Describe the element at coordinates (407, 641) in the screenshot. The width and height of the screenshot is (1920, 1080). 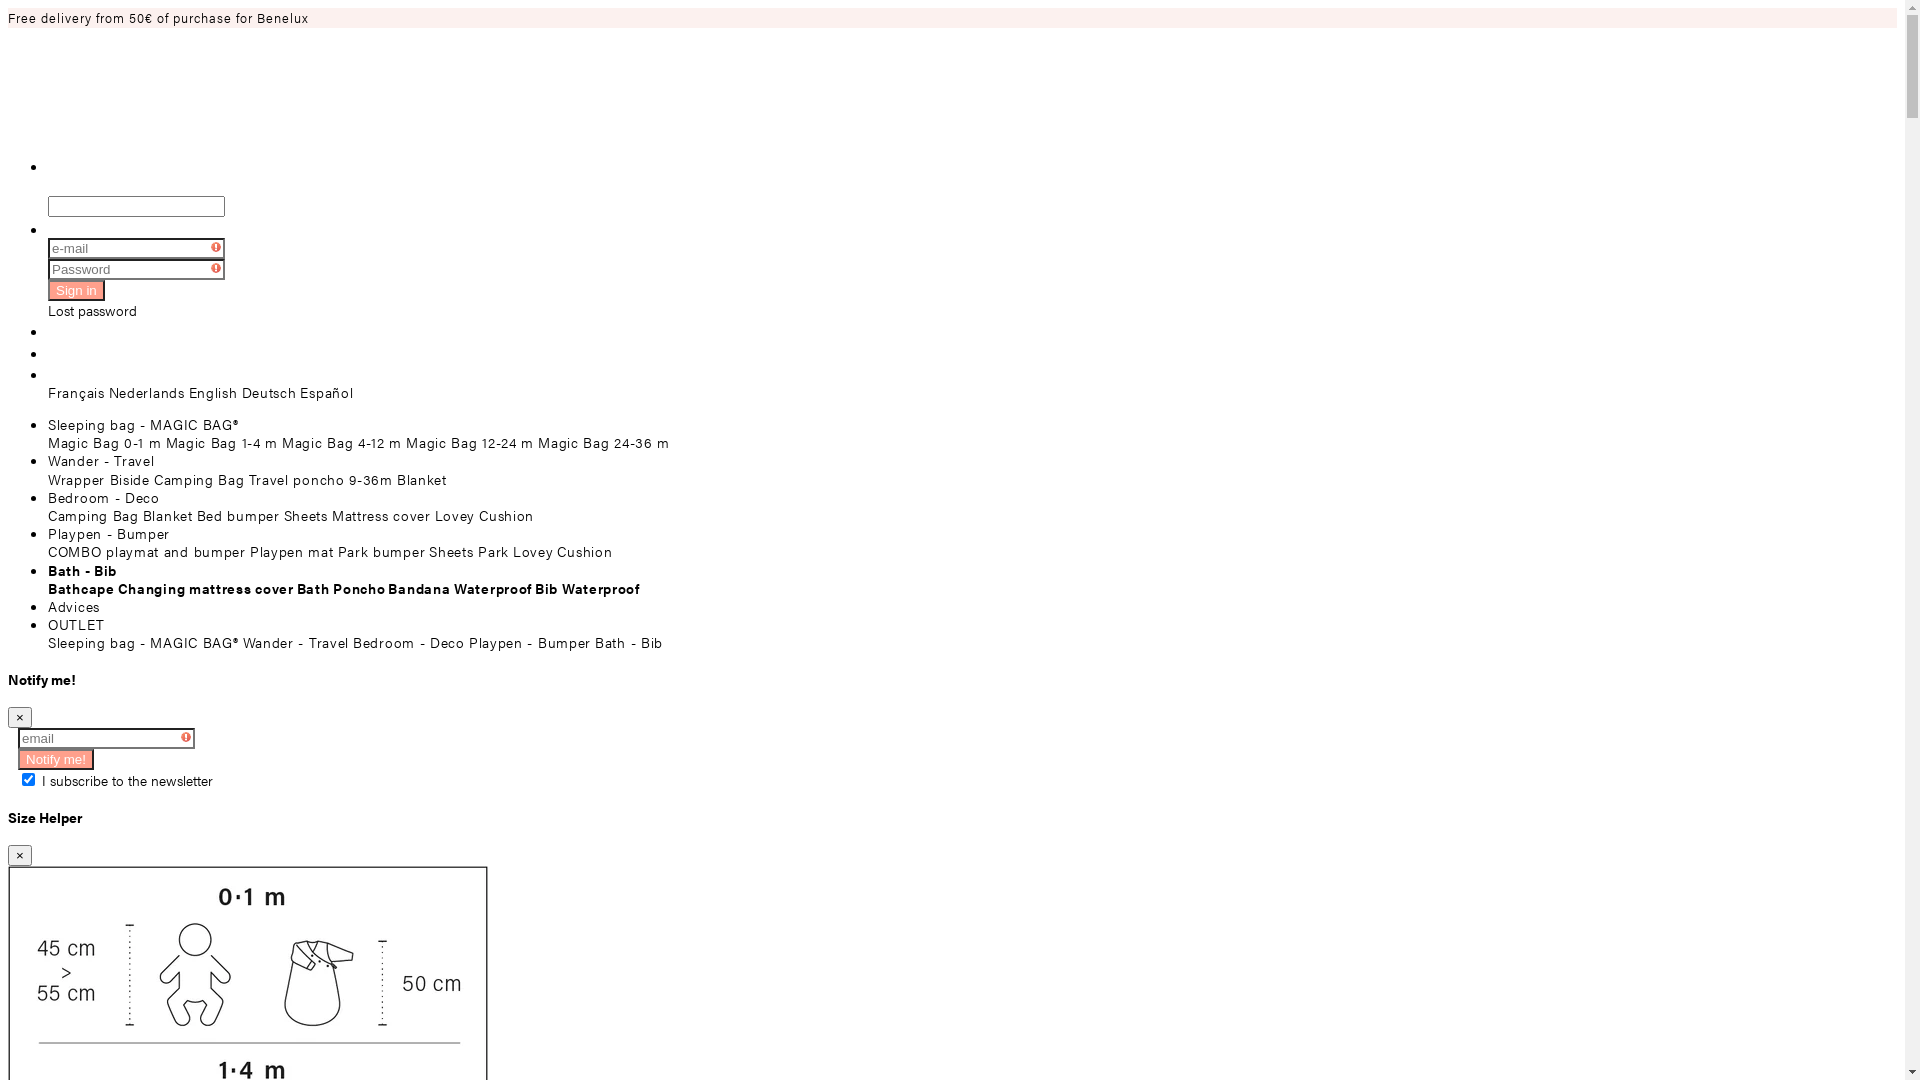
I see `'Bedroom - Deco'` at that location.